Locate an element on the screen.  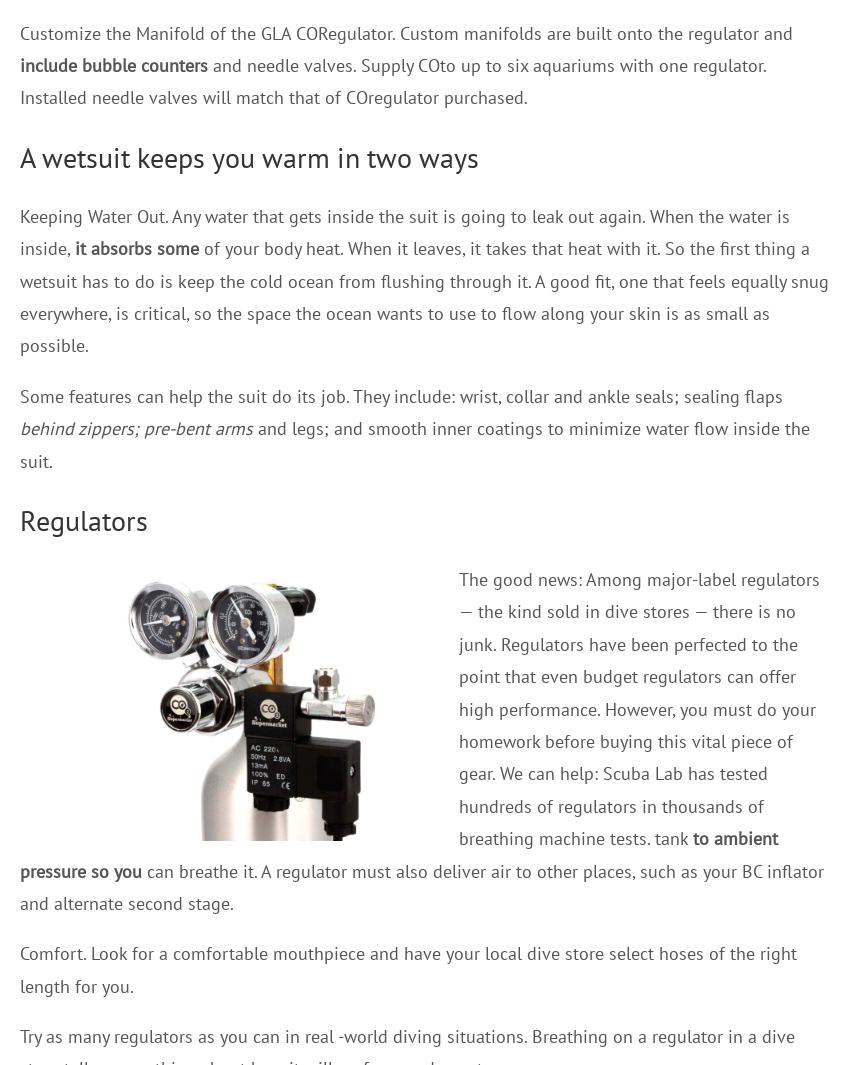
'can breathe it. A regulator must also deliver air to other places, such as your BC inflator and alternate second stage.' is located at coordinates (422, 886).